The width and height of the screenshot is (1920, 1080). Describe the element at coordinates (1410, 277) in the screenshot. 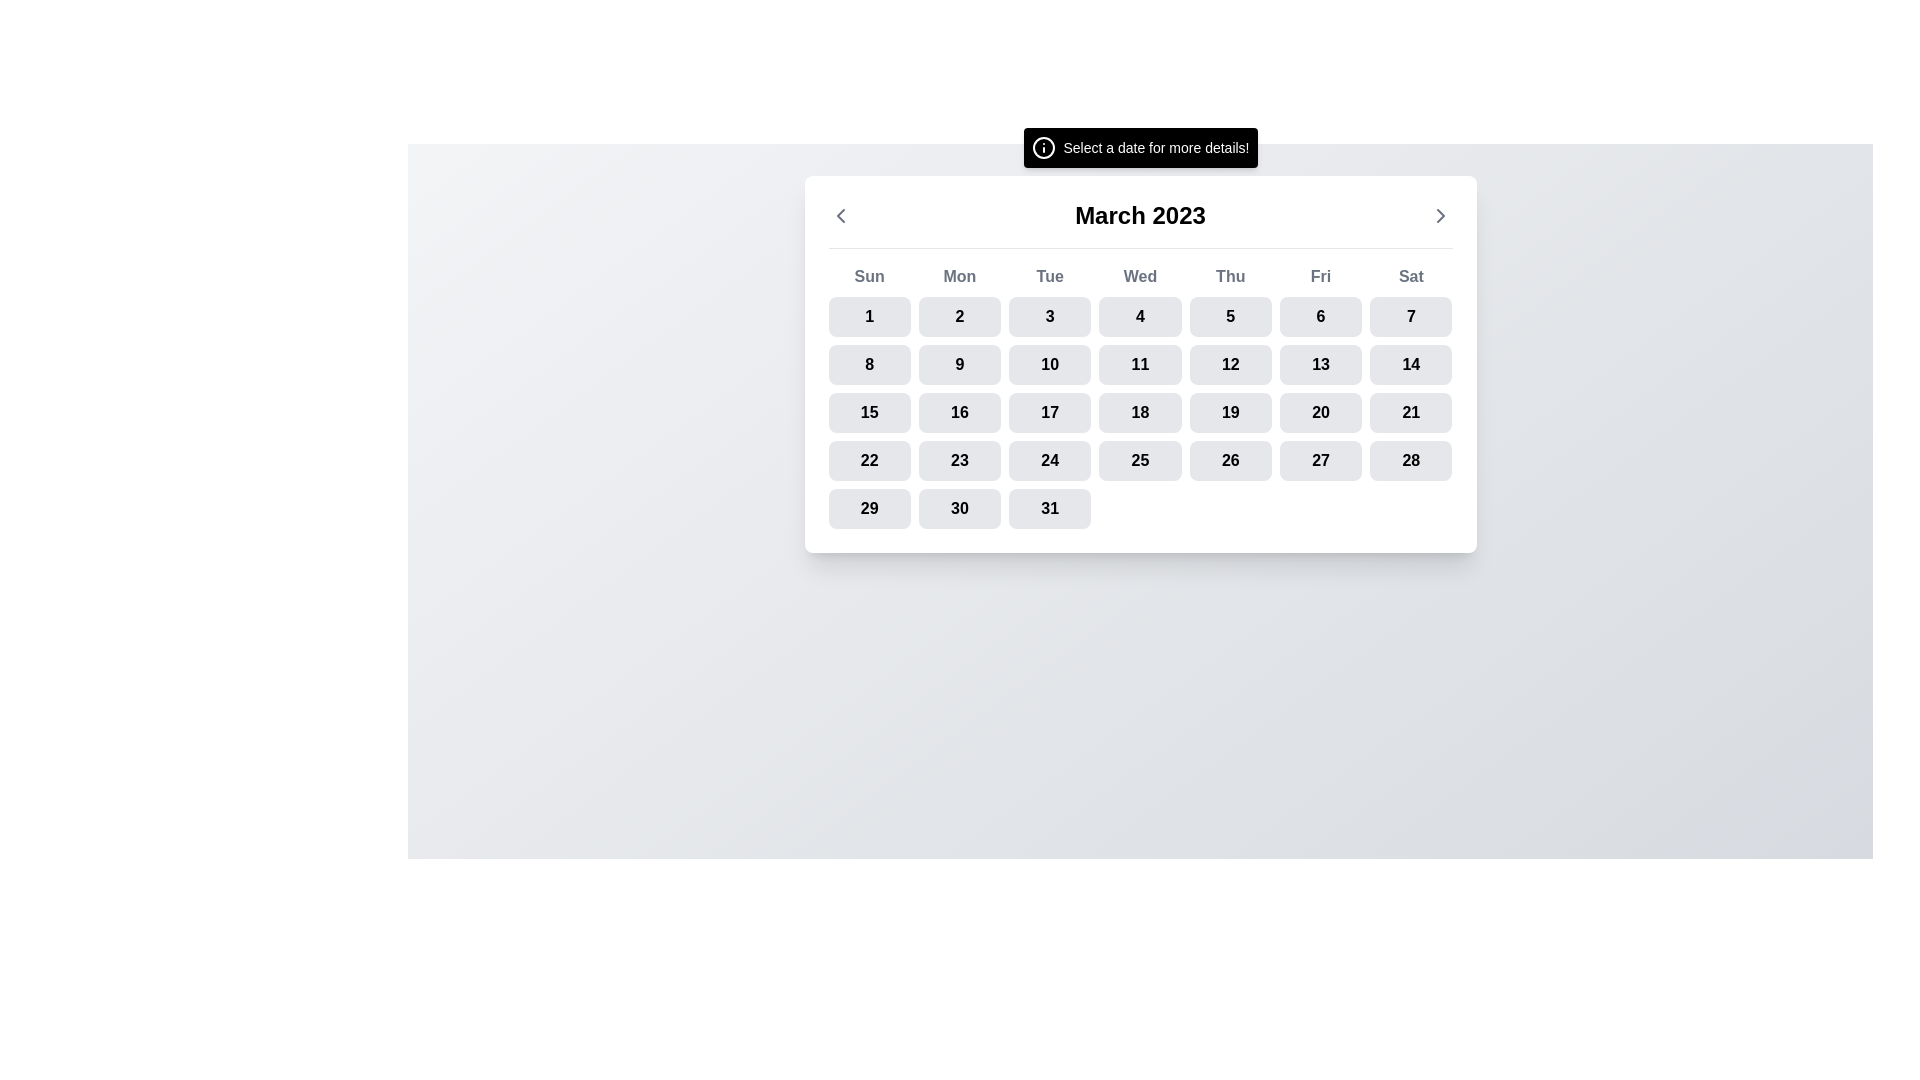

I see `the header label representing Saturday in the calendar interface, which is the last item in the grid layout of weekday abbreviations` at that location.